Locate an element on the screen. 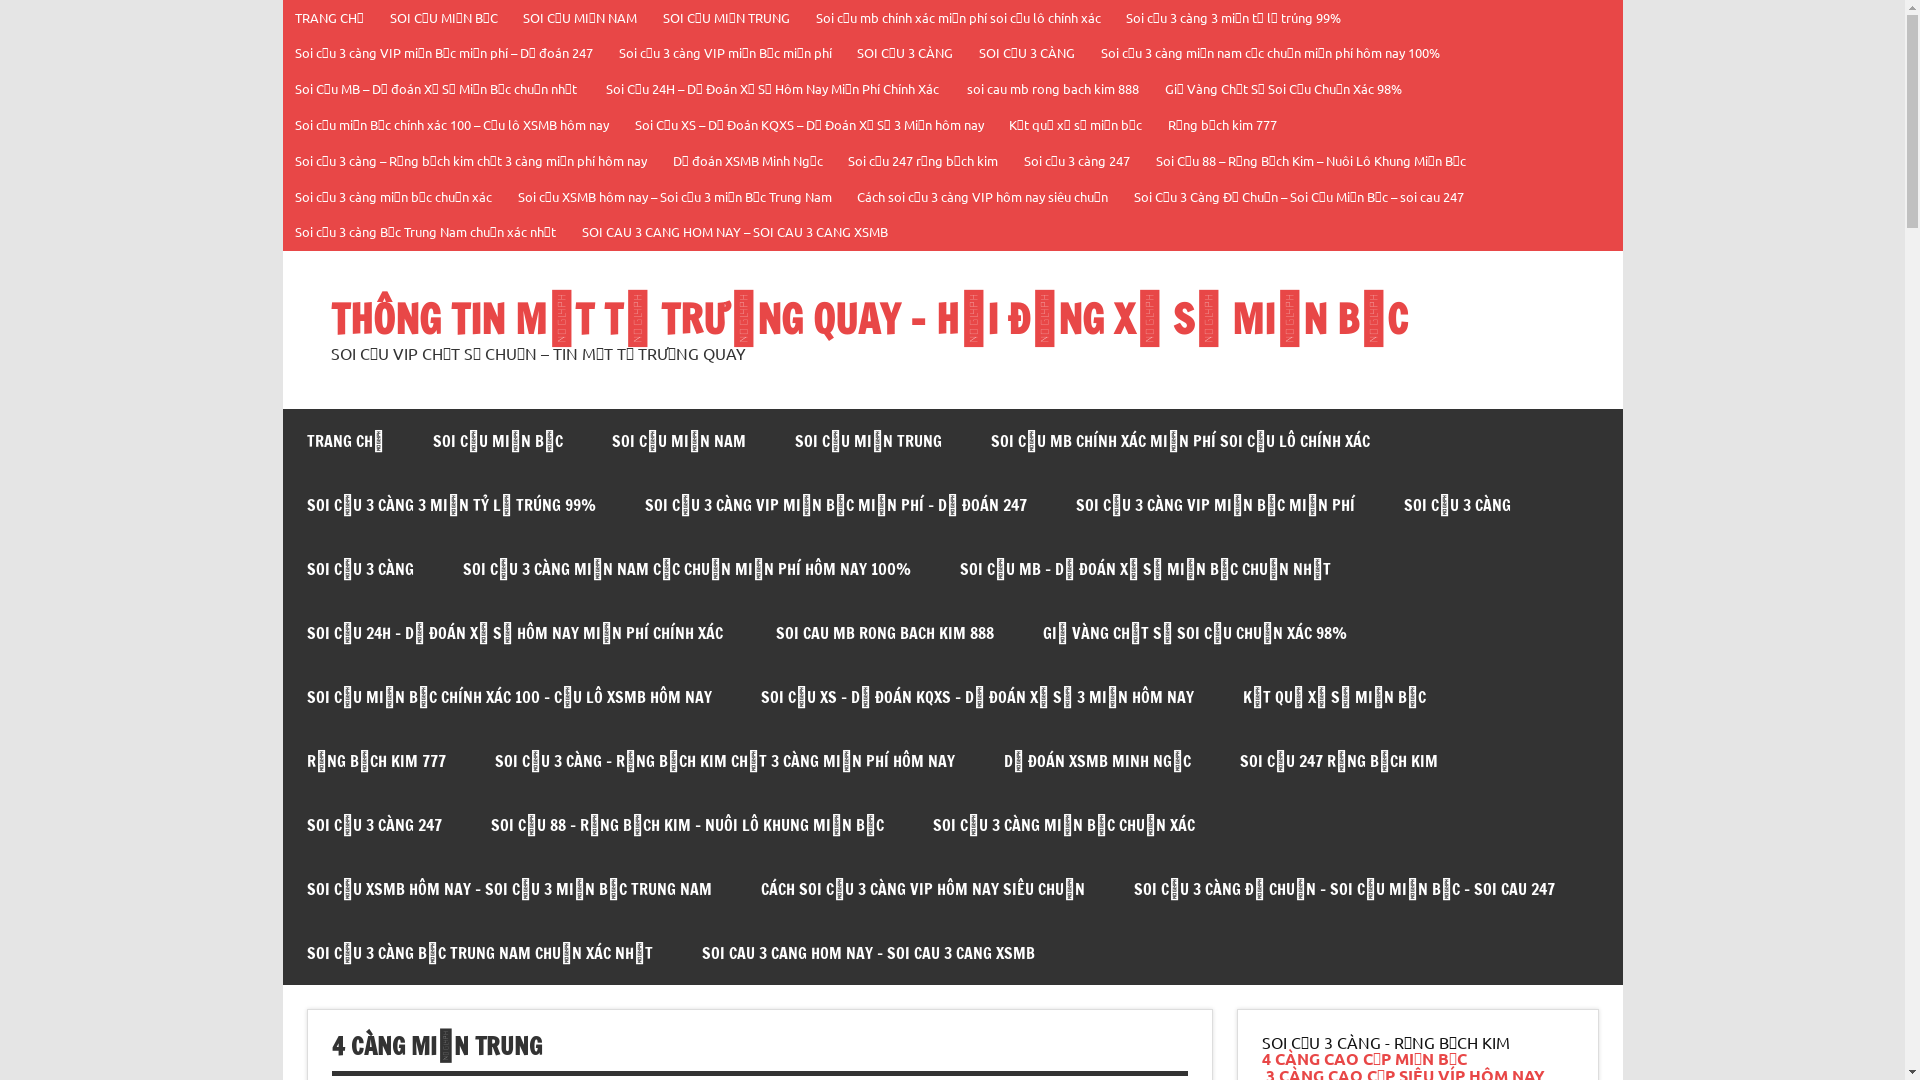 This screenshot has width=1920, height=1080. 'soi cau mb rong bach kim 888' is located at coordinates (1053, 88).